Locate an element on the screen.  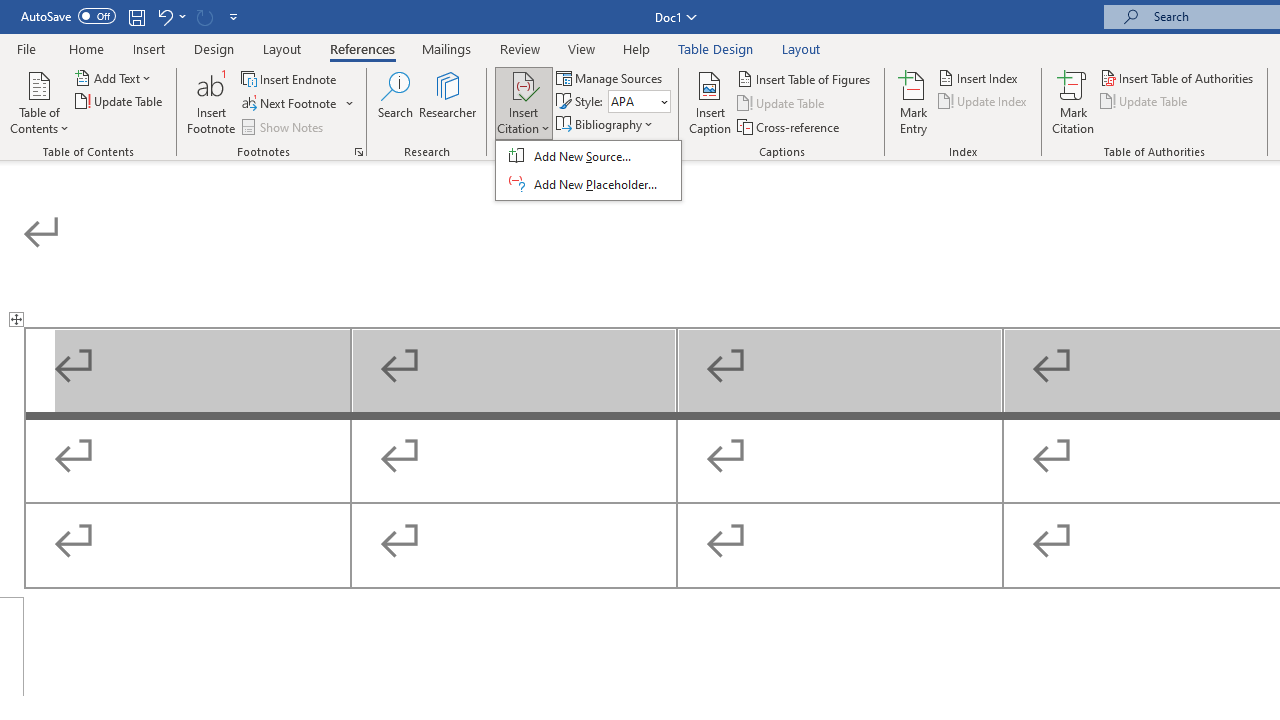
'Cross-reference...' is located at coordinates (788, 127).